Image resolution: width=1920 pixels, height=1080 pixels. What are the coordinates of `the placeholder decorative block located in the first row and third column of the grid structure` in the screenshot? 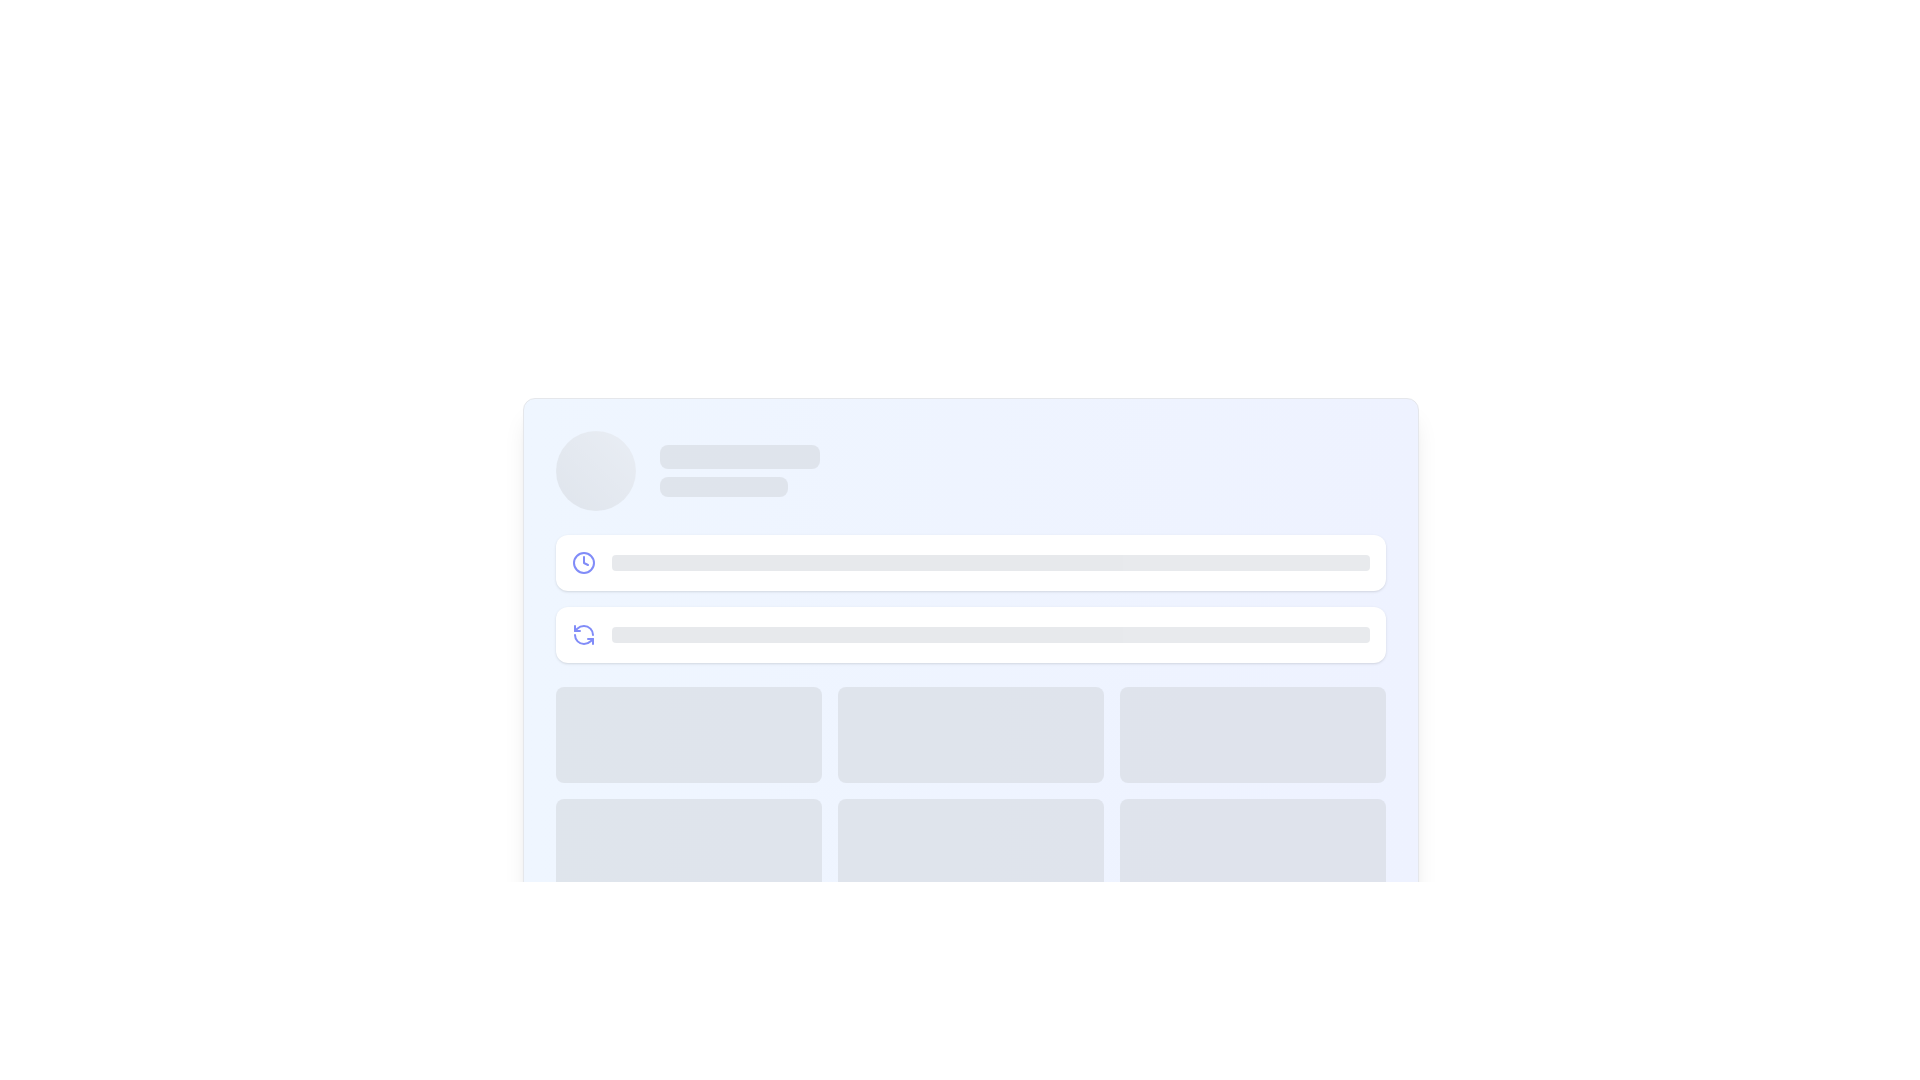 It's located at (1251, 735).